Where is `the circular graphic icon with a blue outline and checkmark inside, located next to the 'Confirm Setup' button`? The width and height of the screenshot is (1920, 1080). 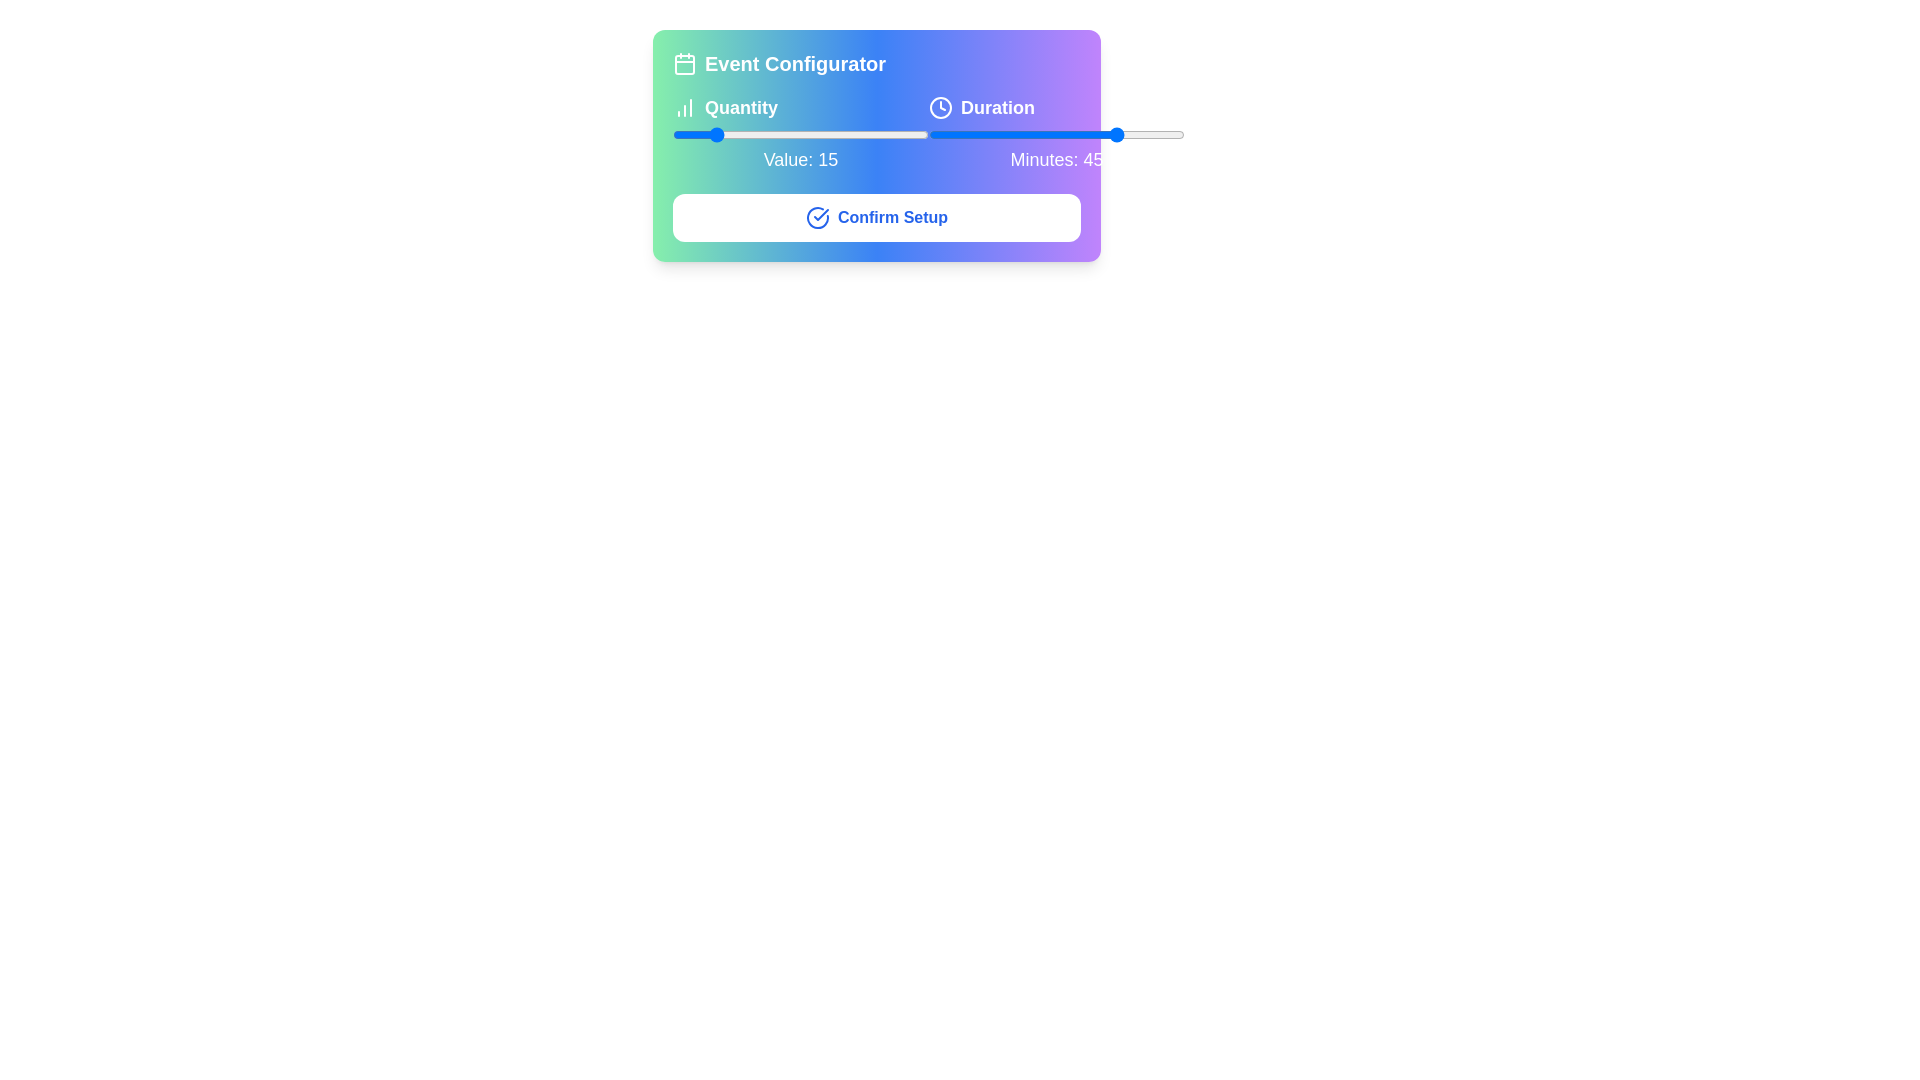
the circular graphic icon with a blue outline and checkmark inside, located next to the 'Confirm Setup' button is located at coordinates (817, 218).